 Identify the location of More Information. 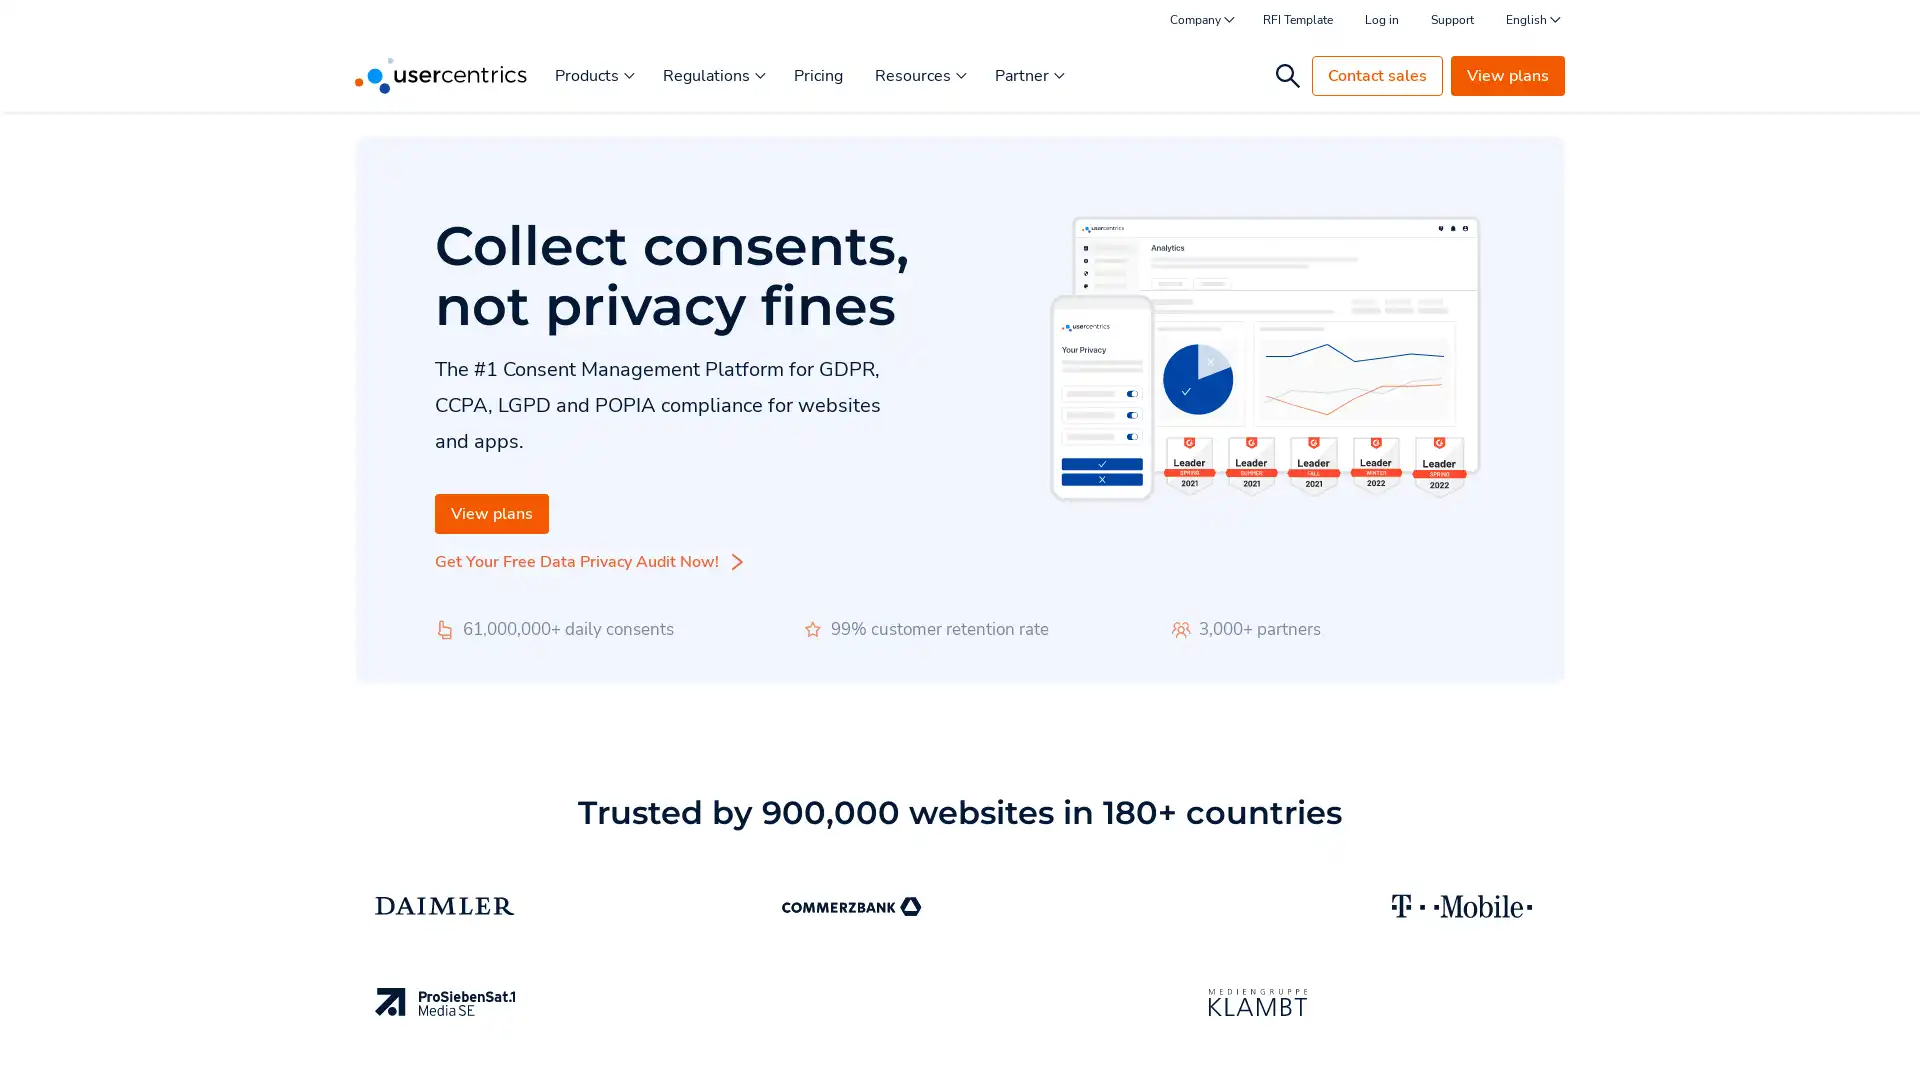
(253, 1019).